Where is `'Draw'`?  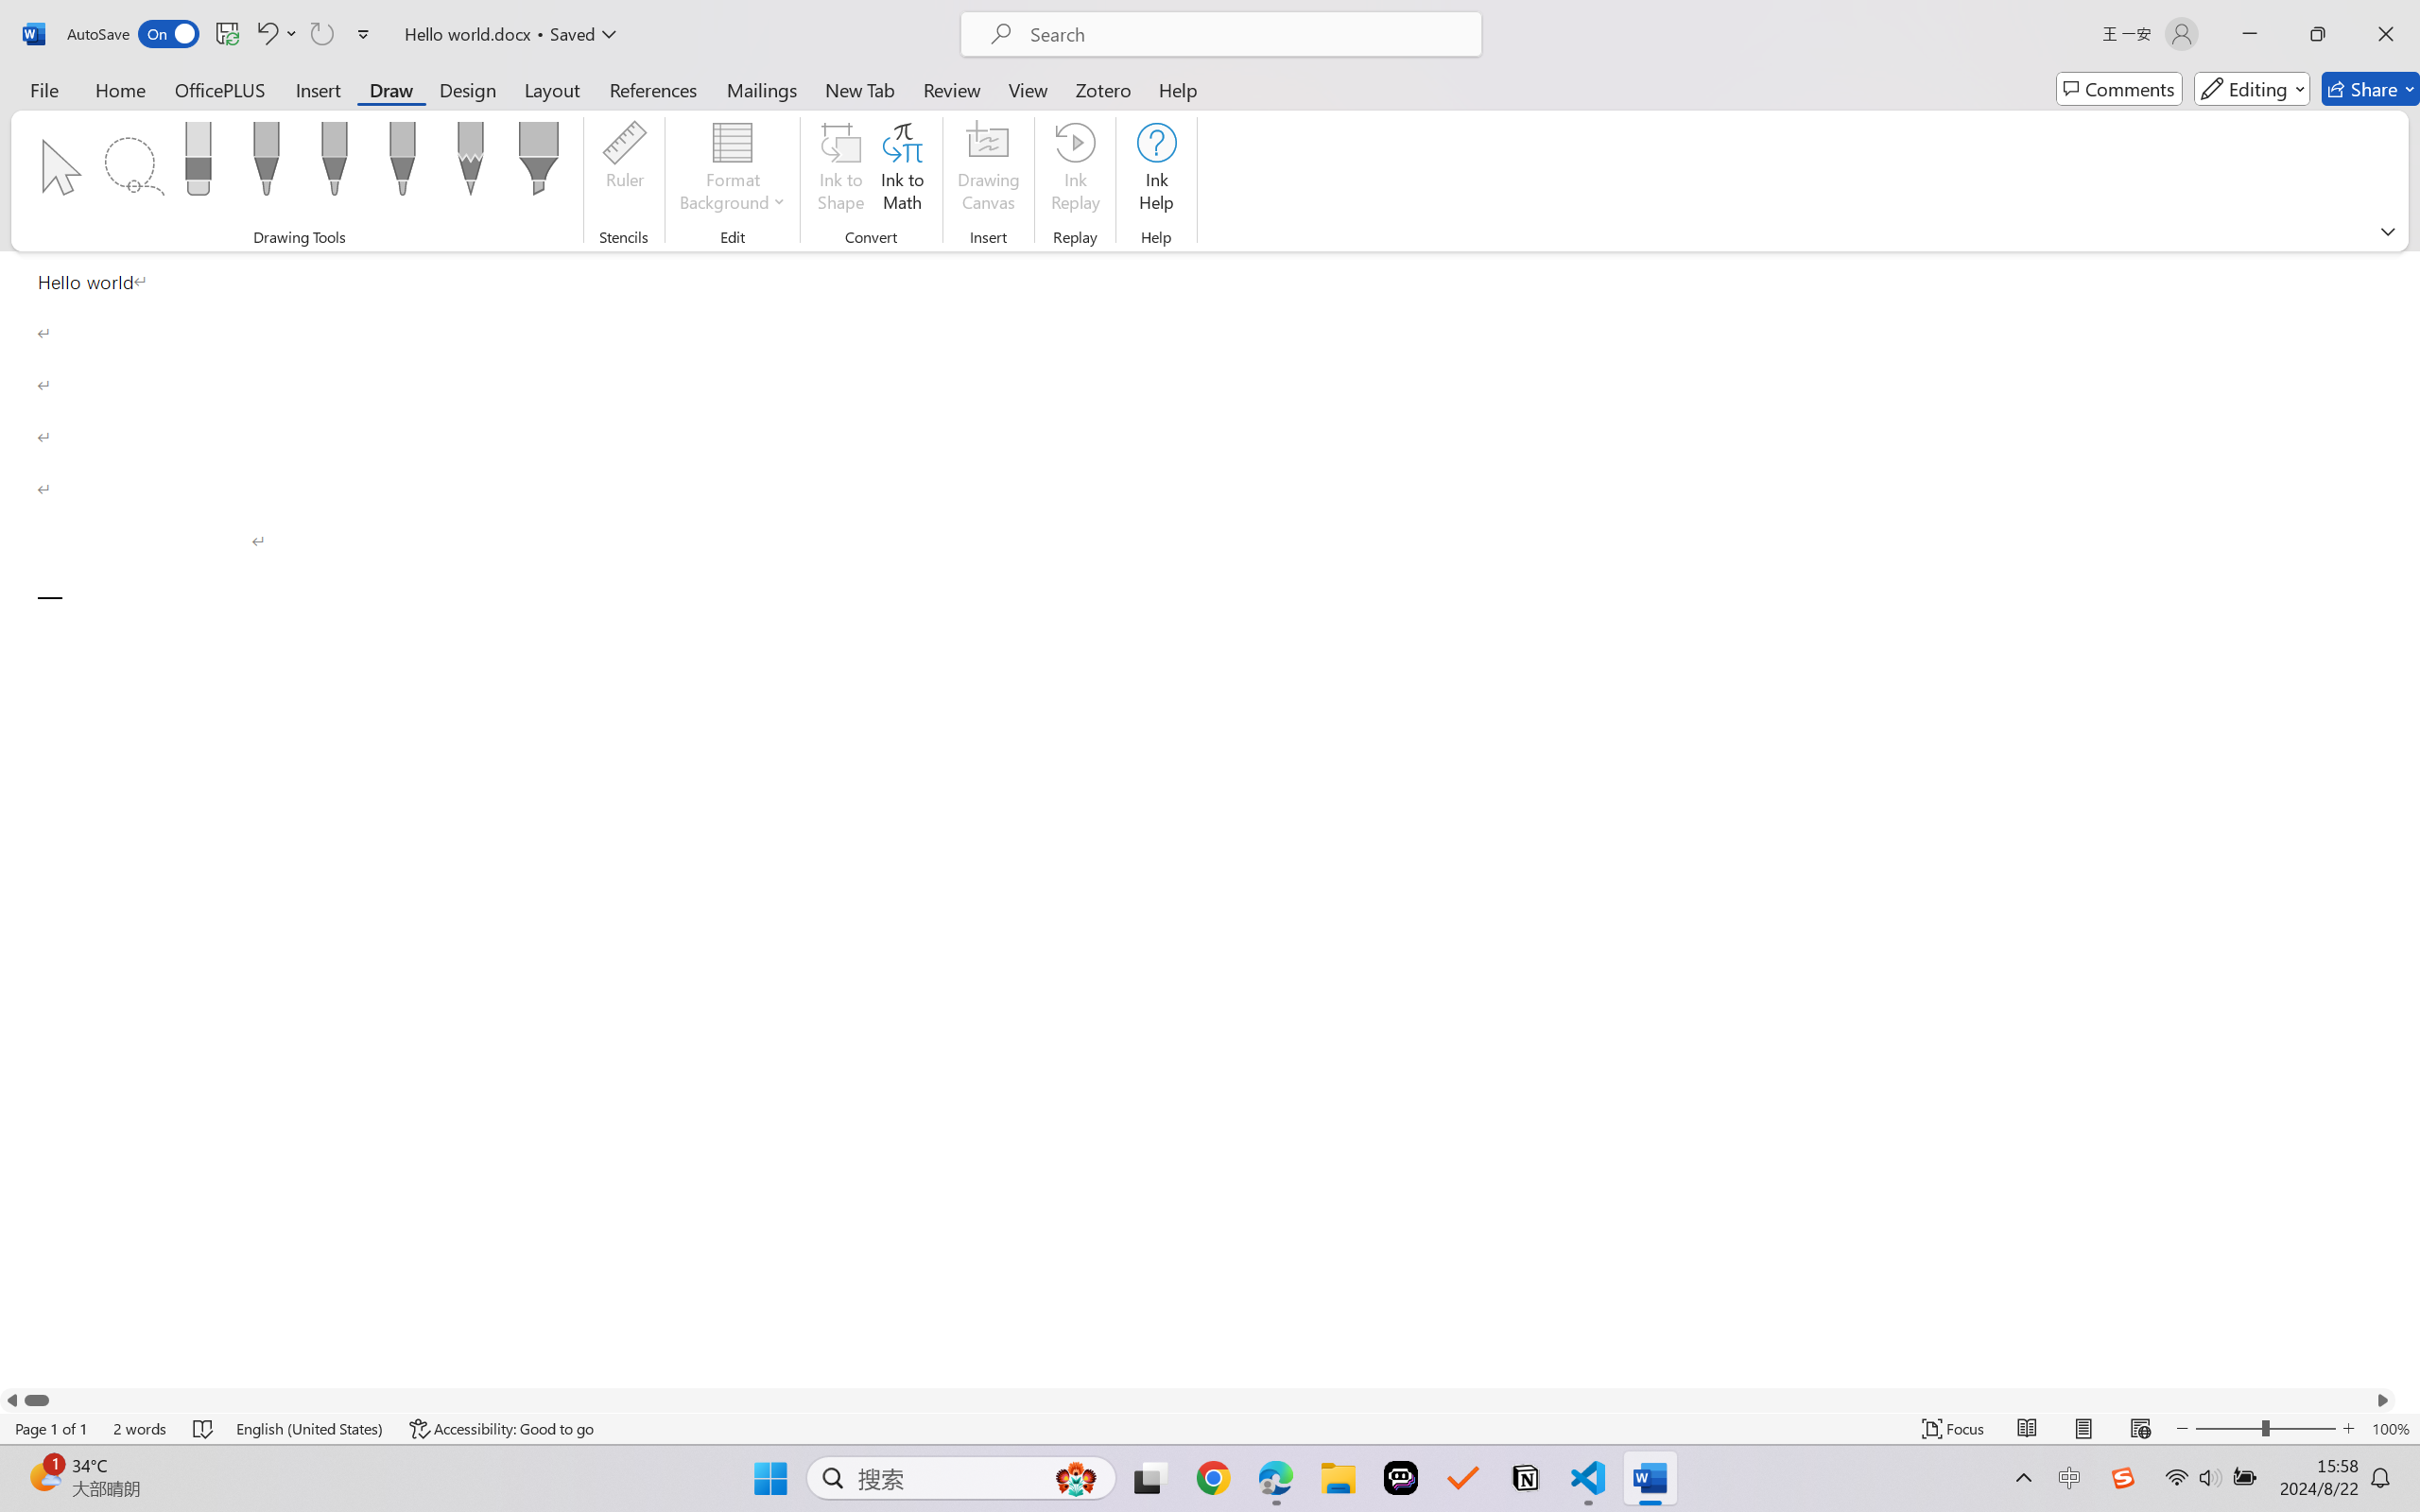
'Draw' is located at coordinates (391, 88).